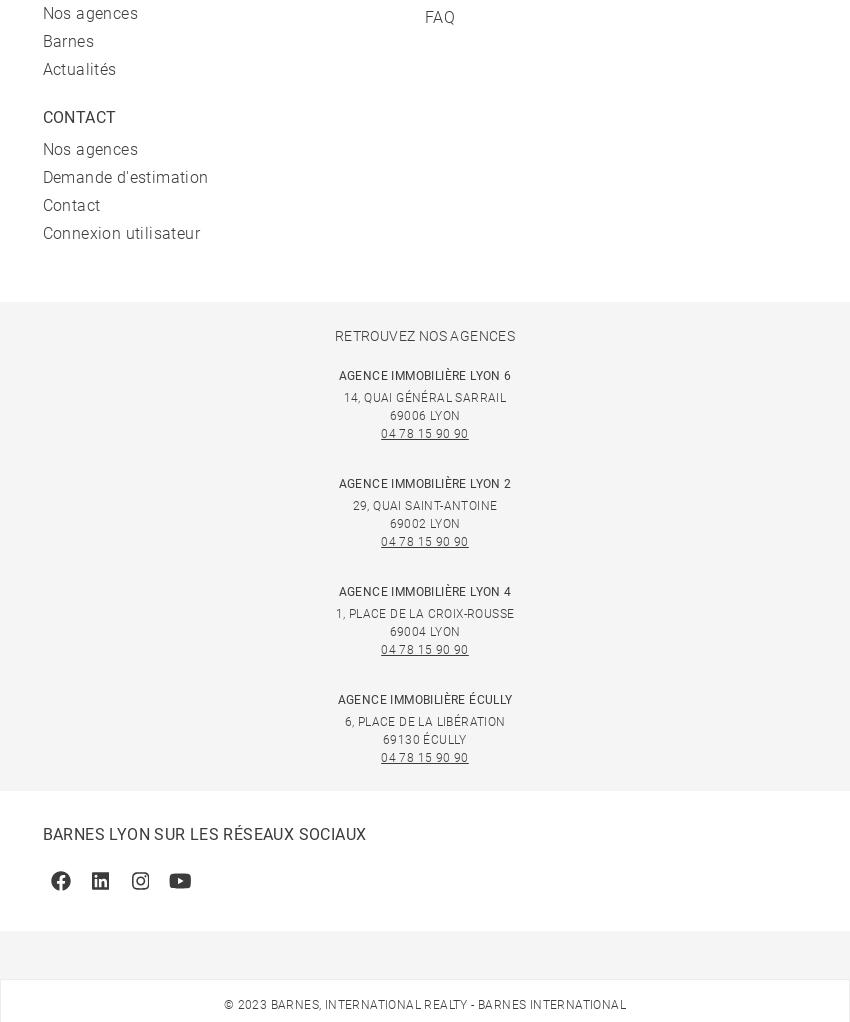  What do you see at coordinates (424, 505) in the screenshot?
I see `'29, quai Saint-Antoine'` at bounding box center [424, 505].